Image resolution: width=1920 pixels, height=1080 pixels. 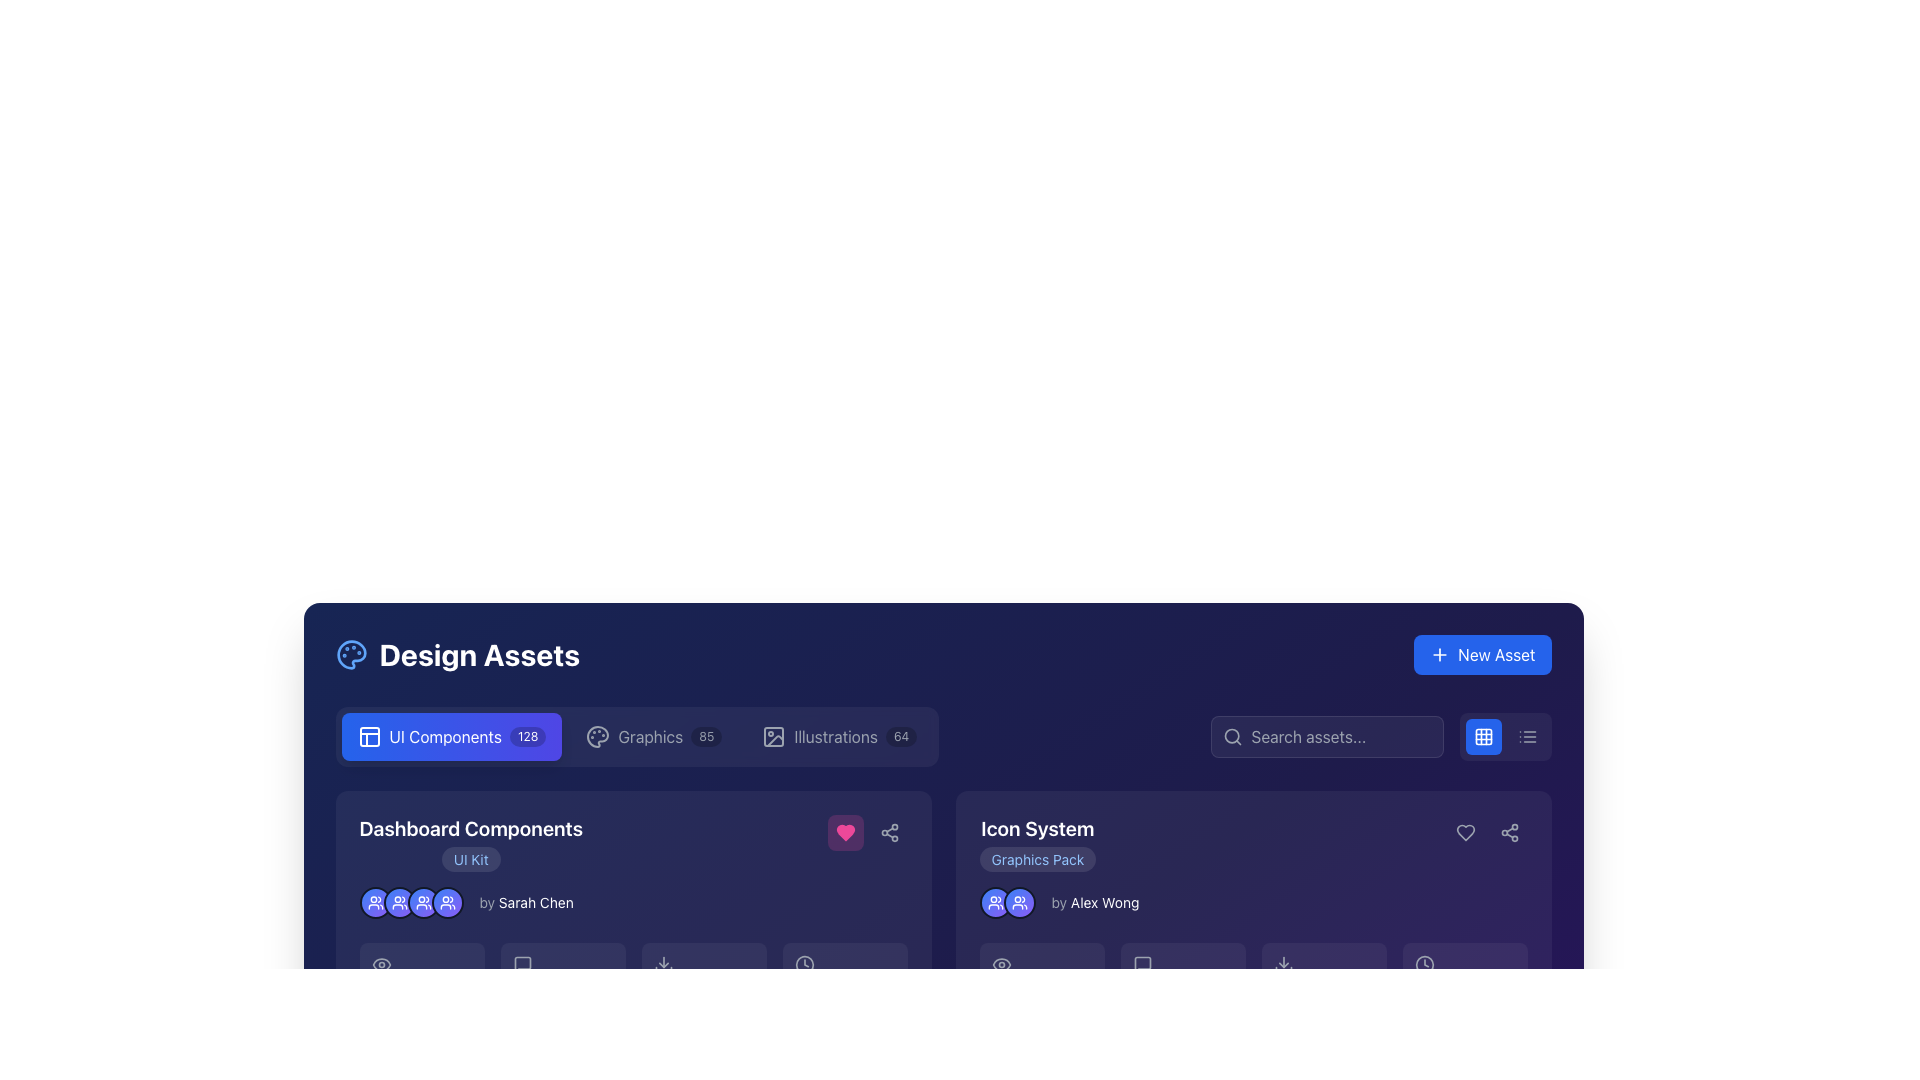 I want to click on the fifth user group icon in the 'Dashboard Components' section below the main navigation bar, so click(x=446, y=902).